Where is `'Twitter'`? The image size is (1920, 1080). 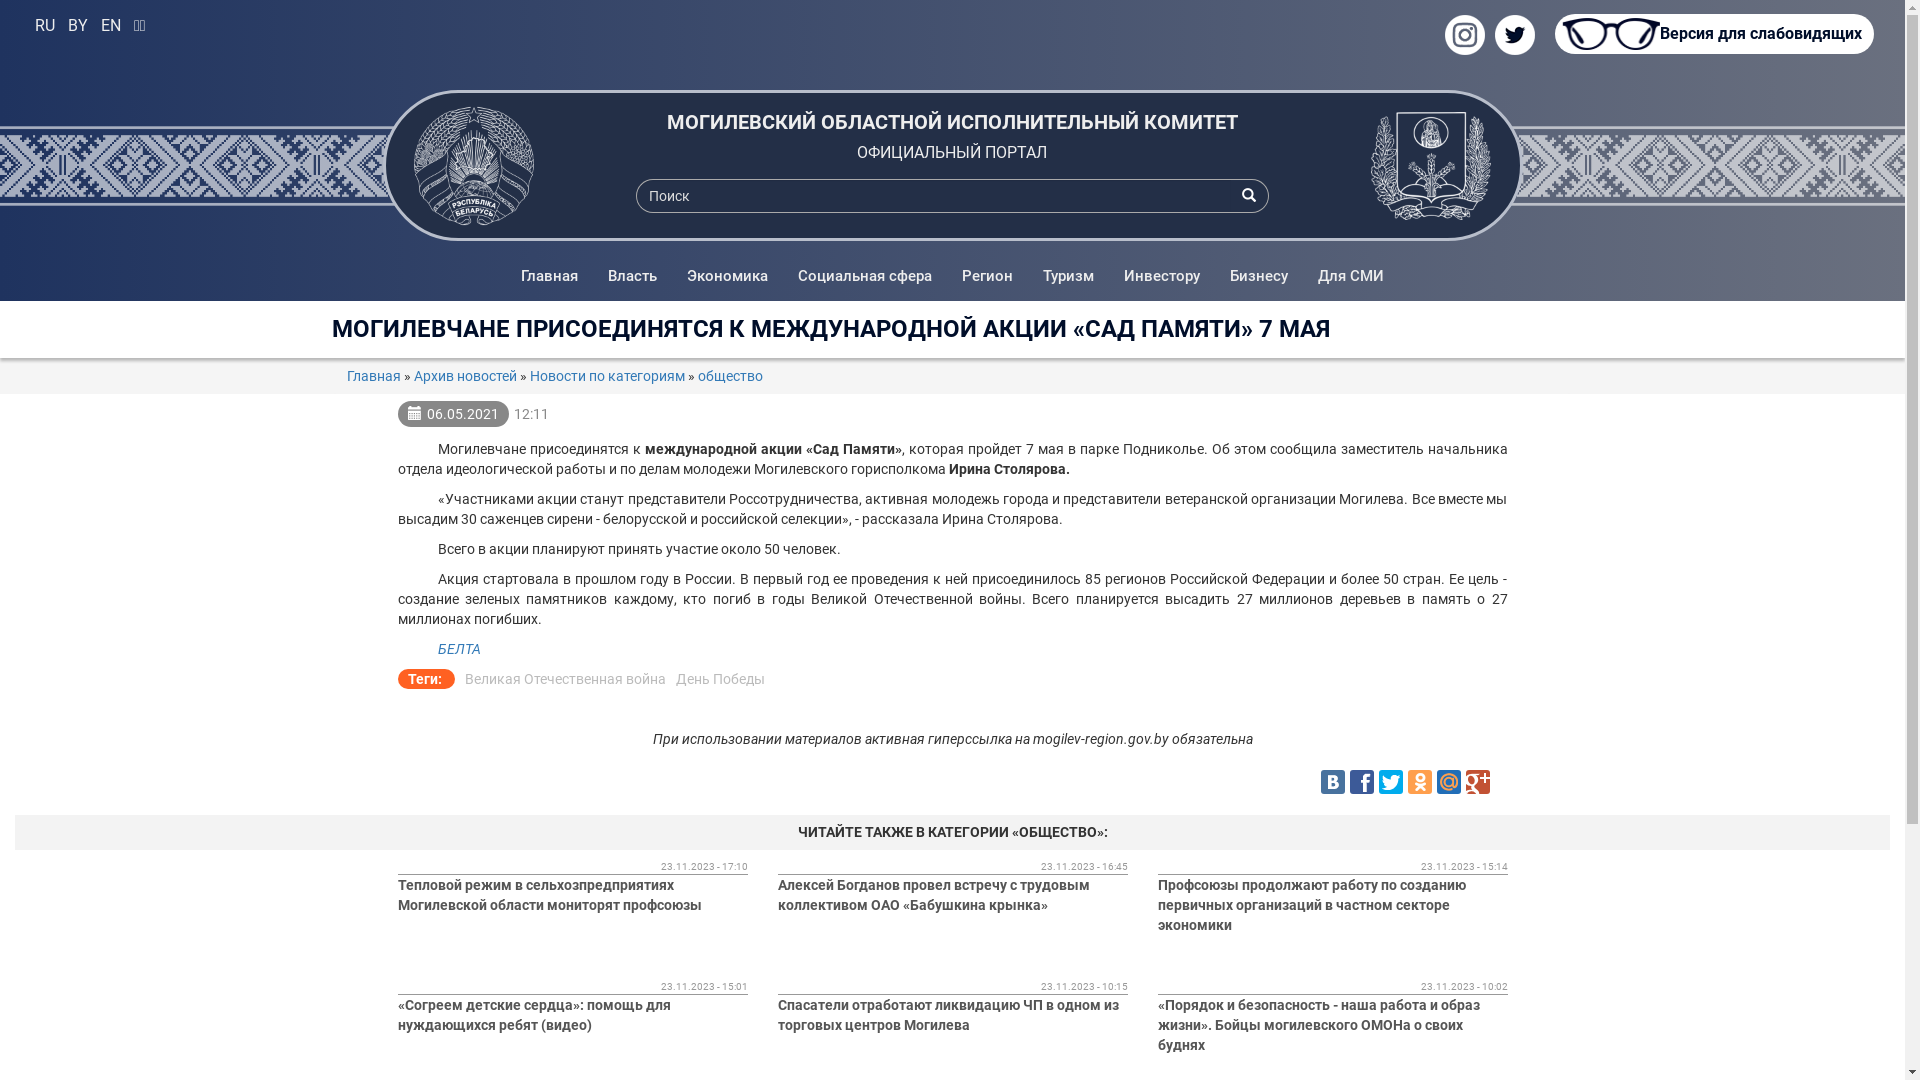
'Twitter' is located at coordinates (1389, 781).